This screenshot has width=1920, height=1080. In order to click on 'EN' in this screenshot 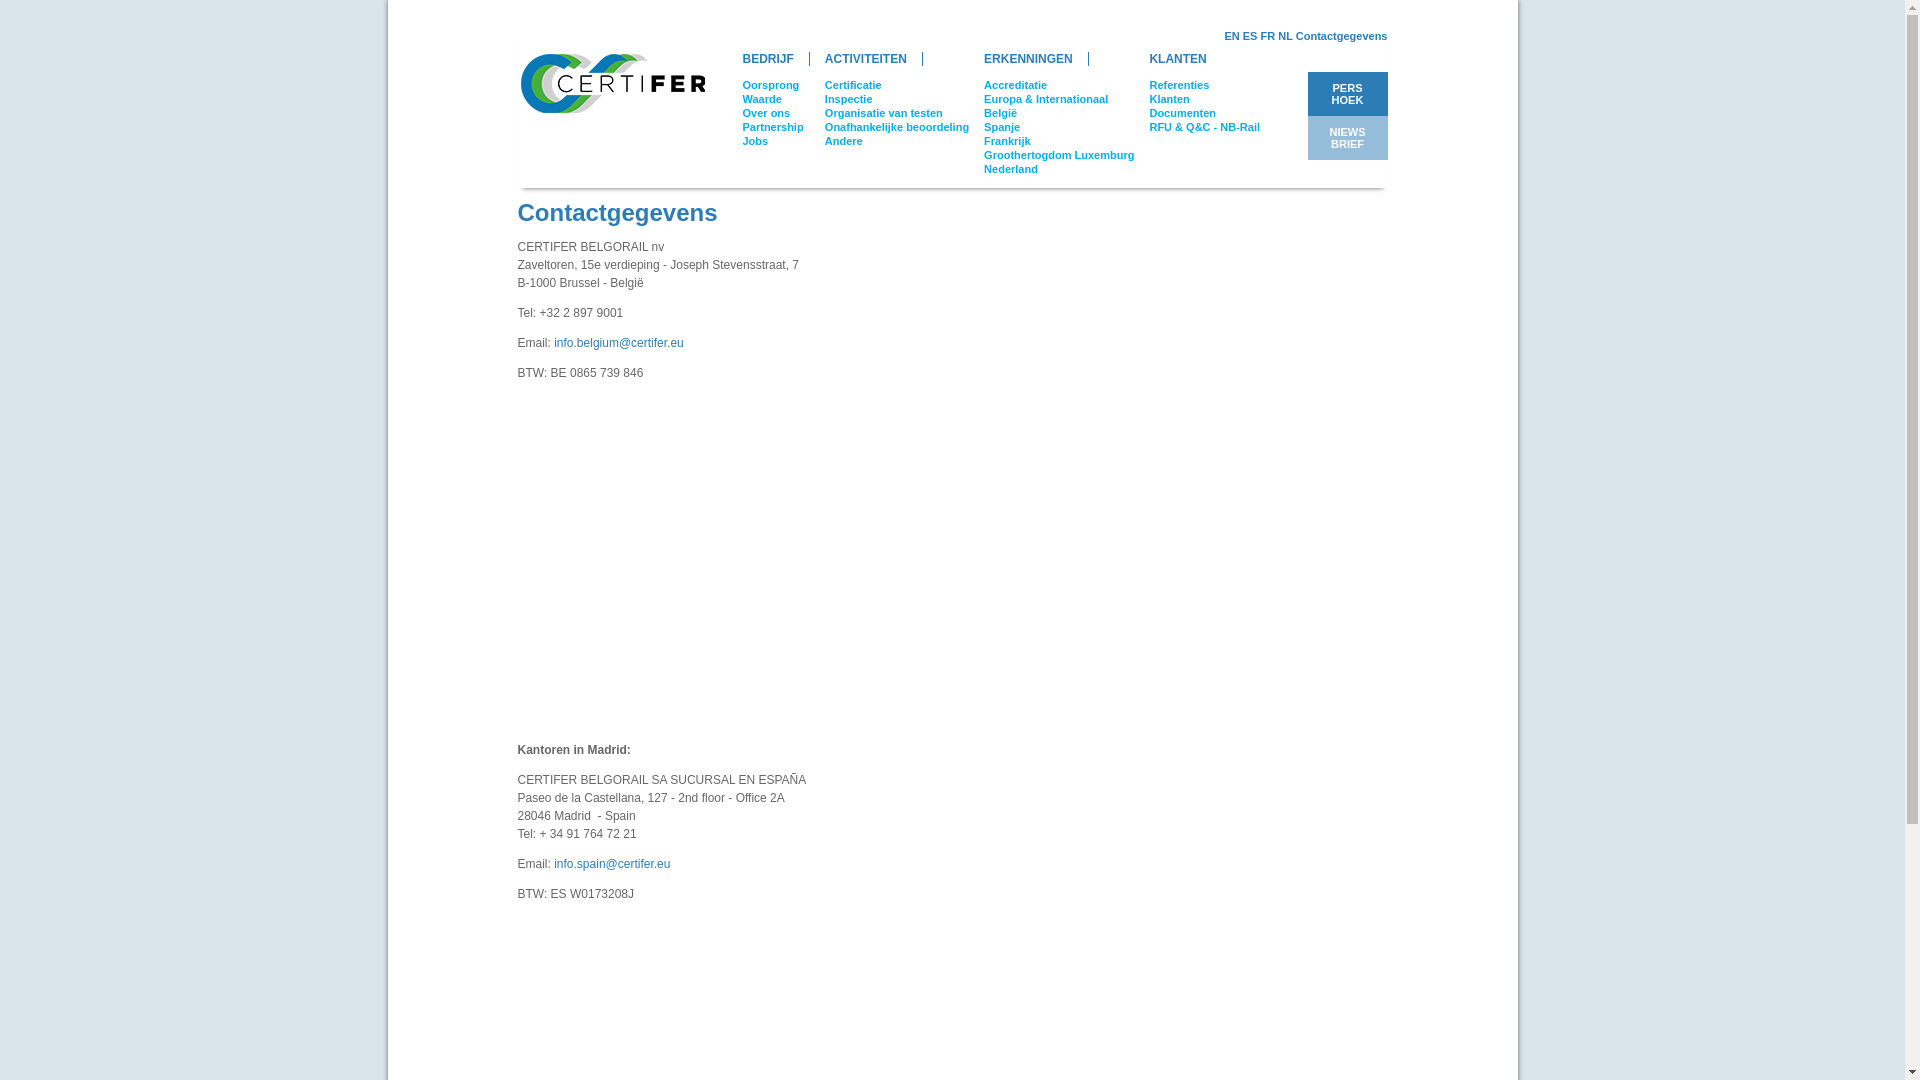, I will do `click(1230, 35)`.